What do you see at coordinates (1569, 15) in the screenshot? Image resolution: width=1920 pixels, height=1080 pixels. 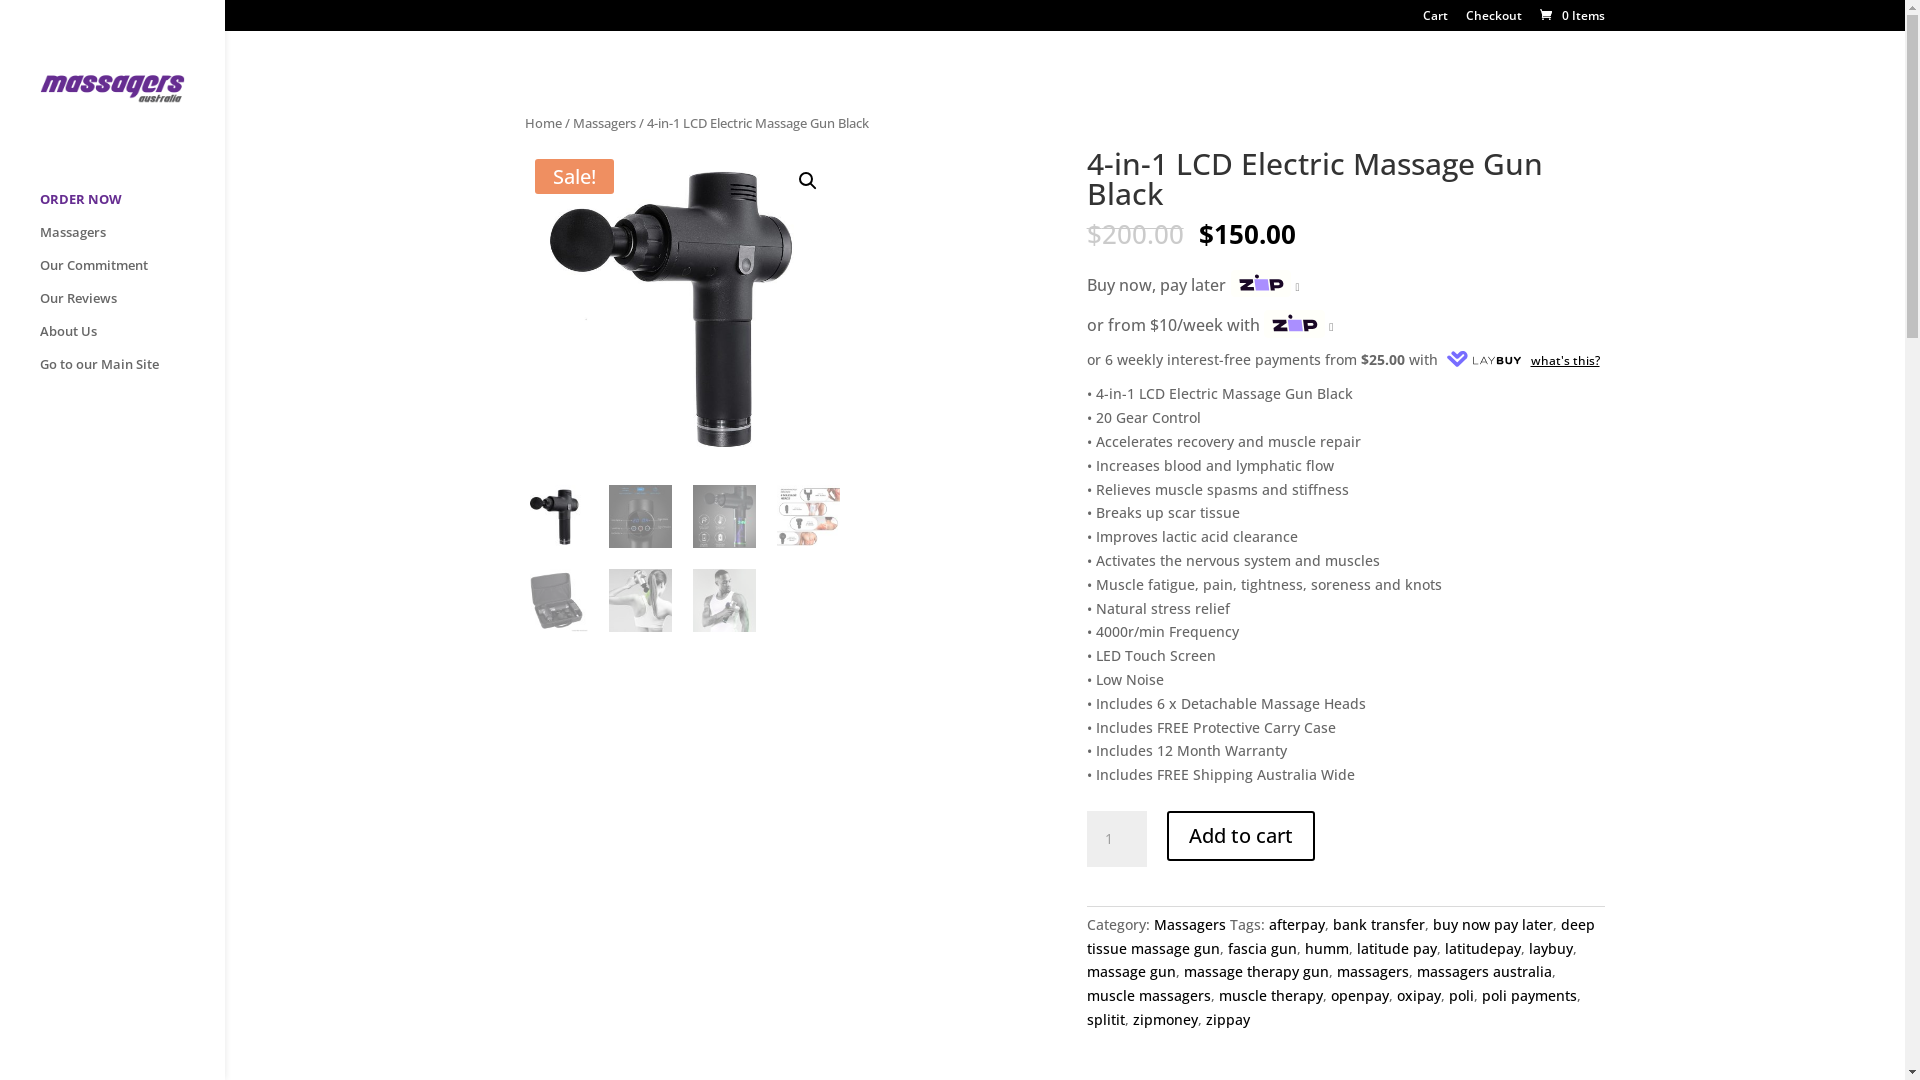 I see `'0 Items'` at bounding box center [1569, 15].